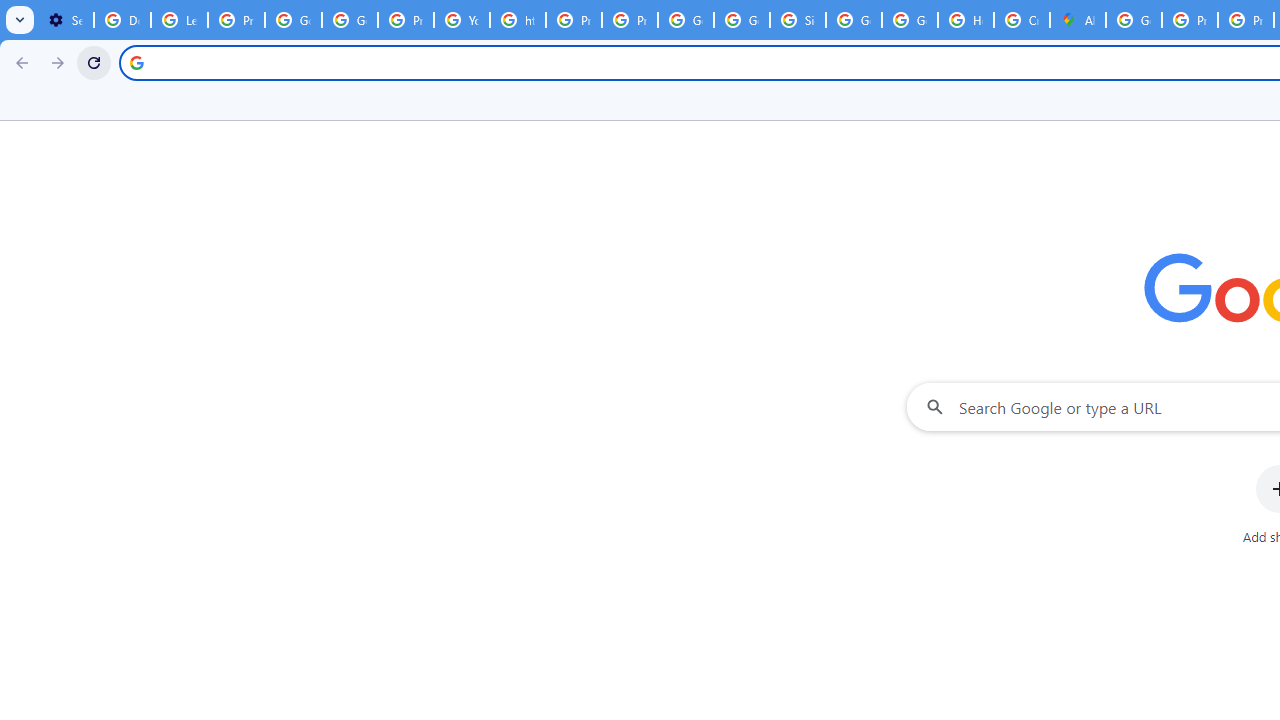 The height and width of the screenshot is (720, 1280). I want to click on 'Create your Google Account', so click(1022, 20).